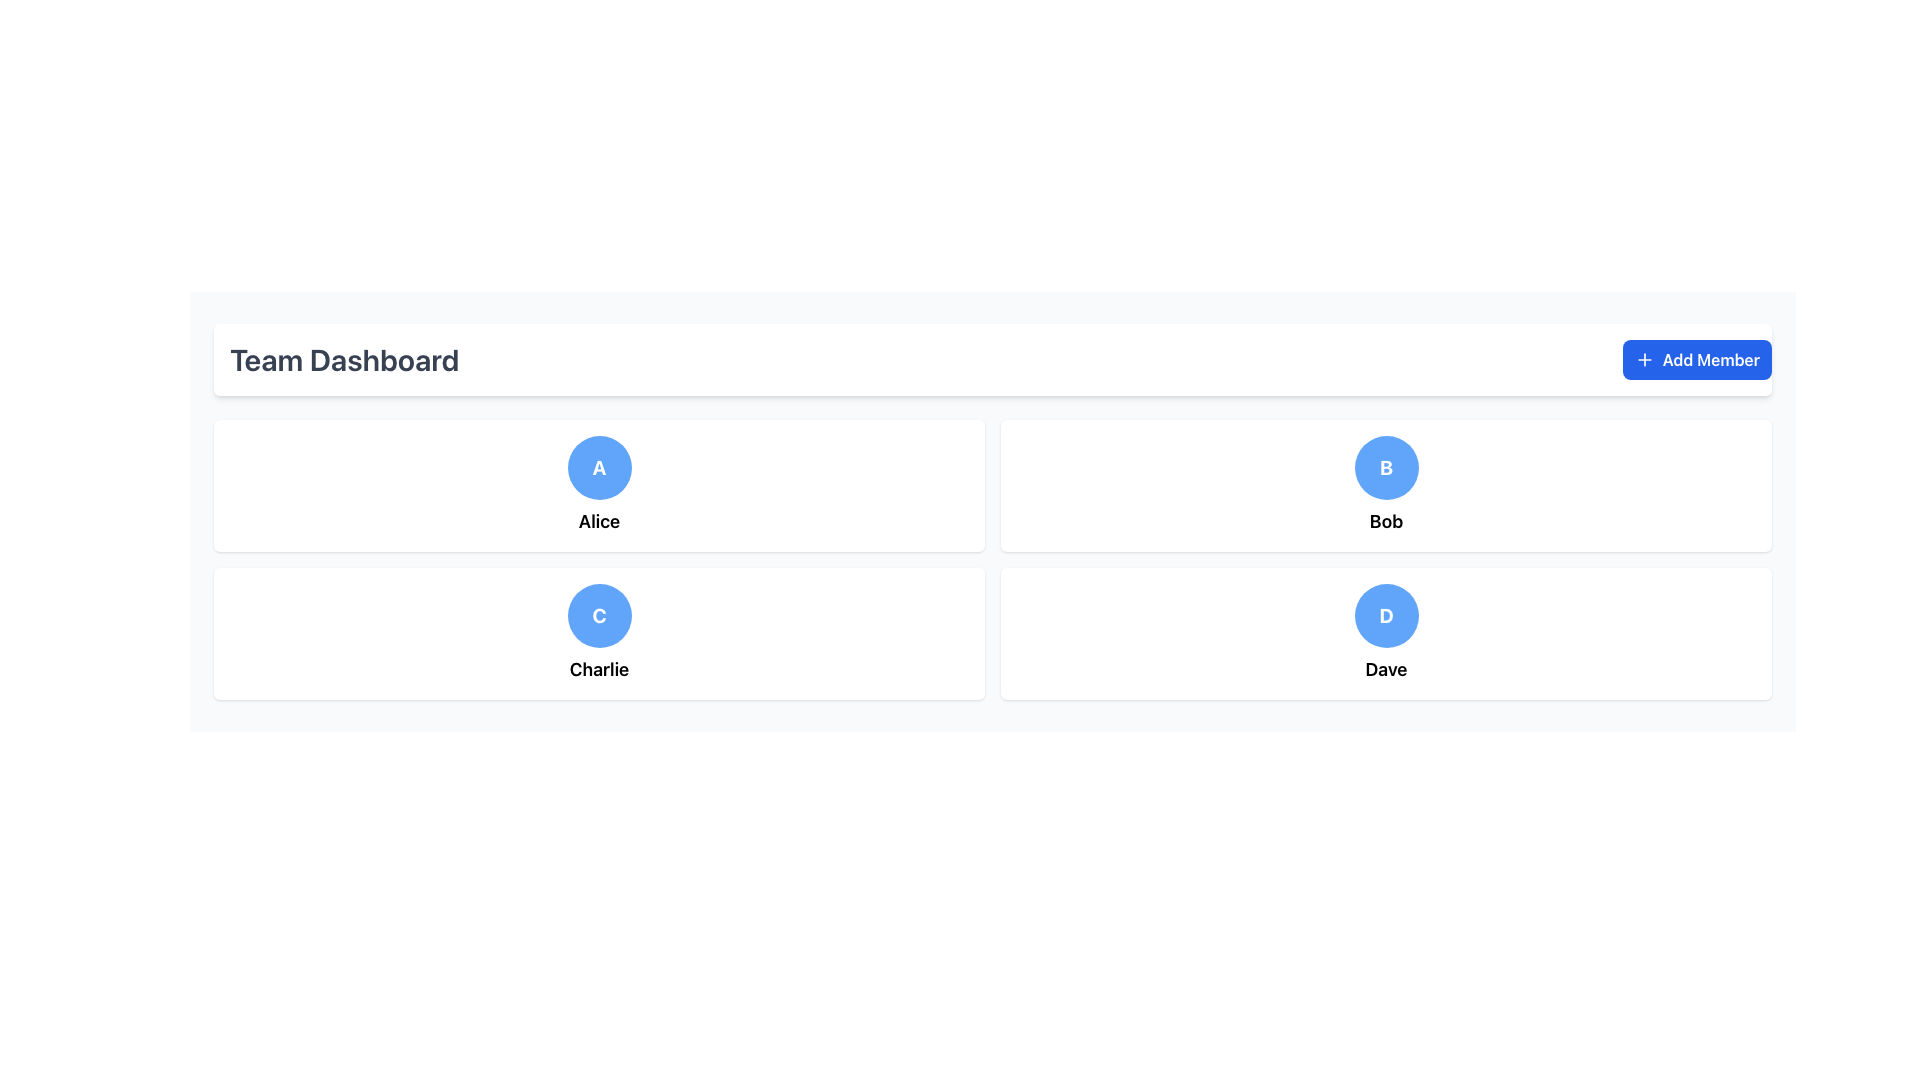  I want to click on the text label displaying the name 'Charlie', which is positioned below the blue circular icon containing the letter 'C' in a card layout, so click(598, 670).